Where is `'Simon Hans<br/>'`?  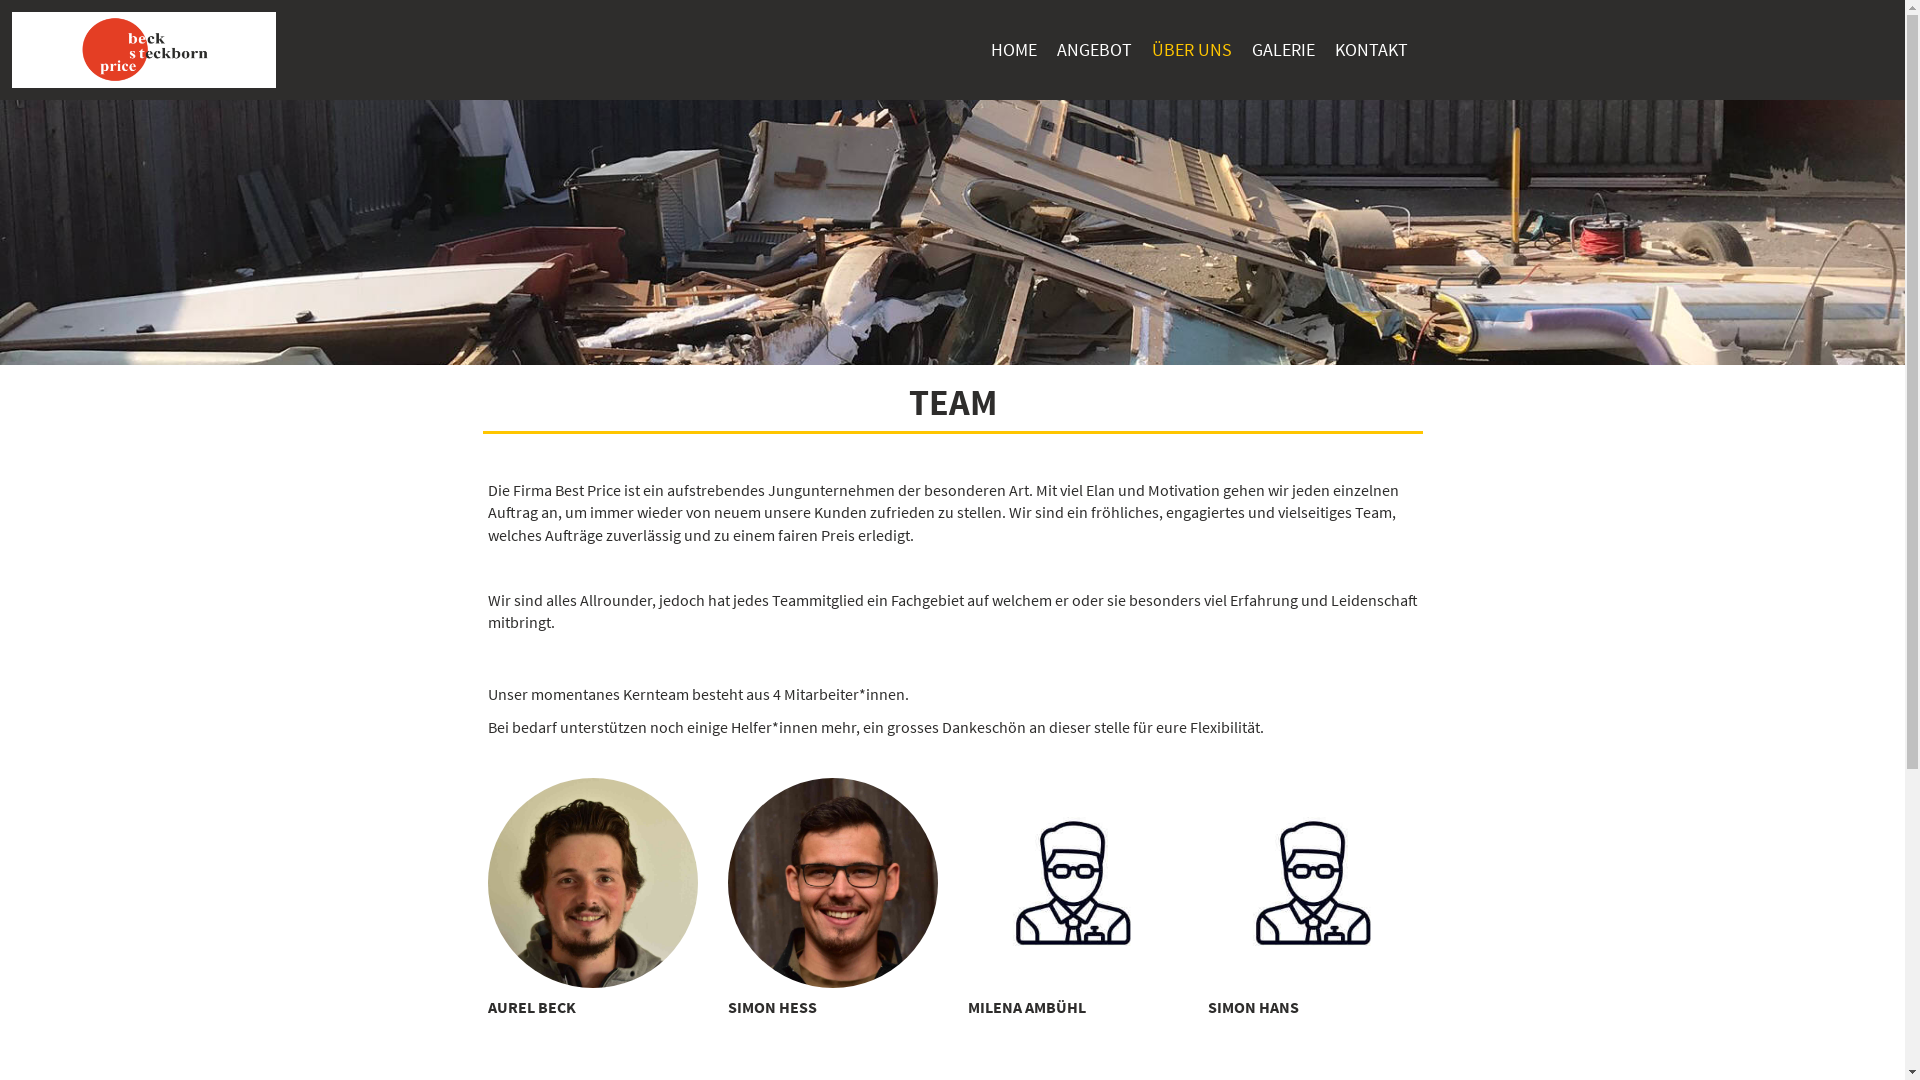 'Simon Hans<br/>' is located at coordinates (1313, 882).